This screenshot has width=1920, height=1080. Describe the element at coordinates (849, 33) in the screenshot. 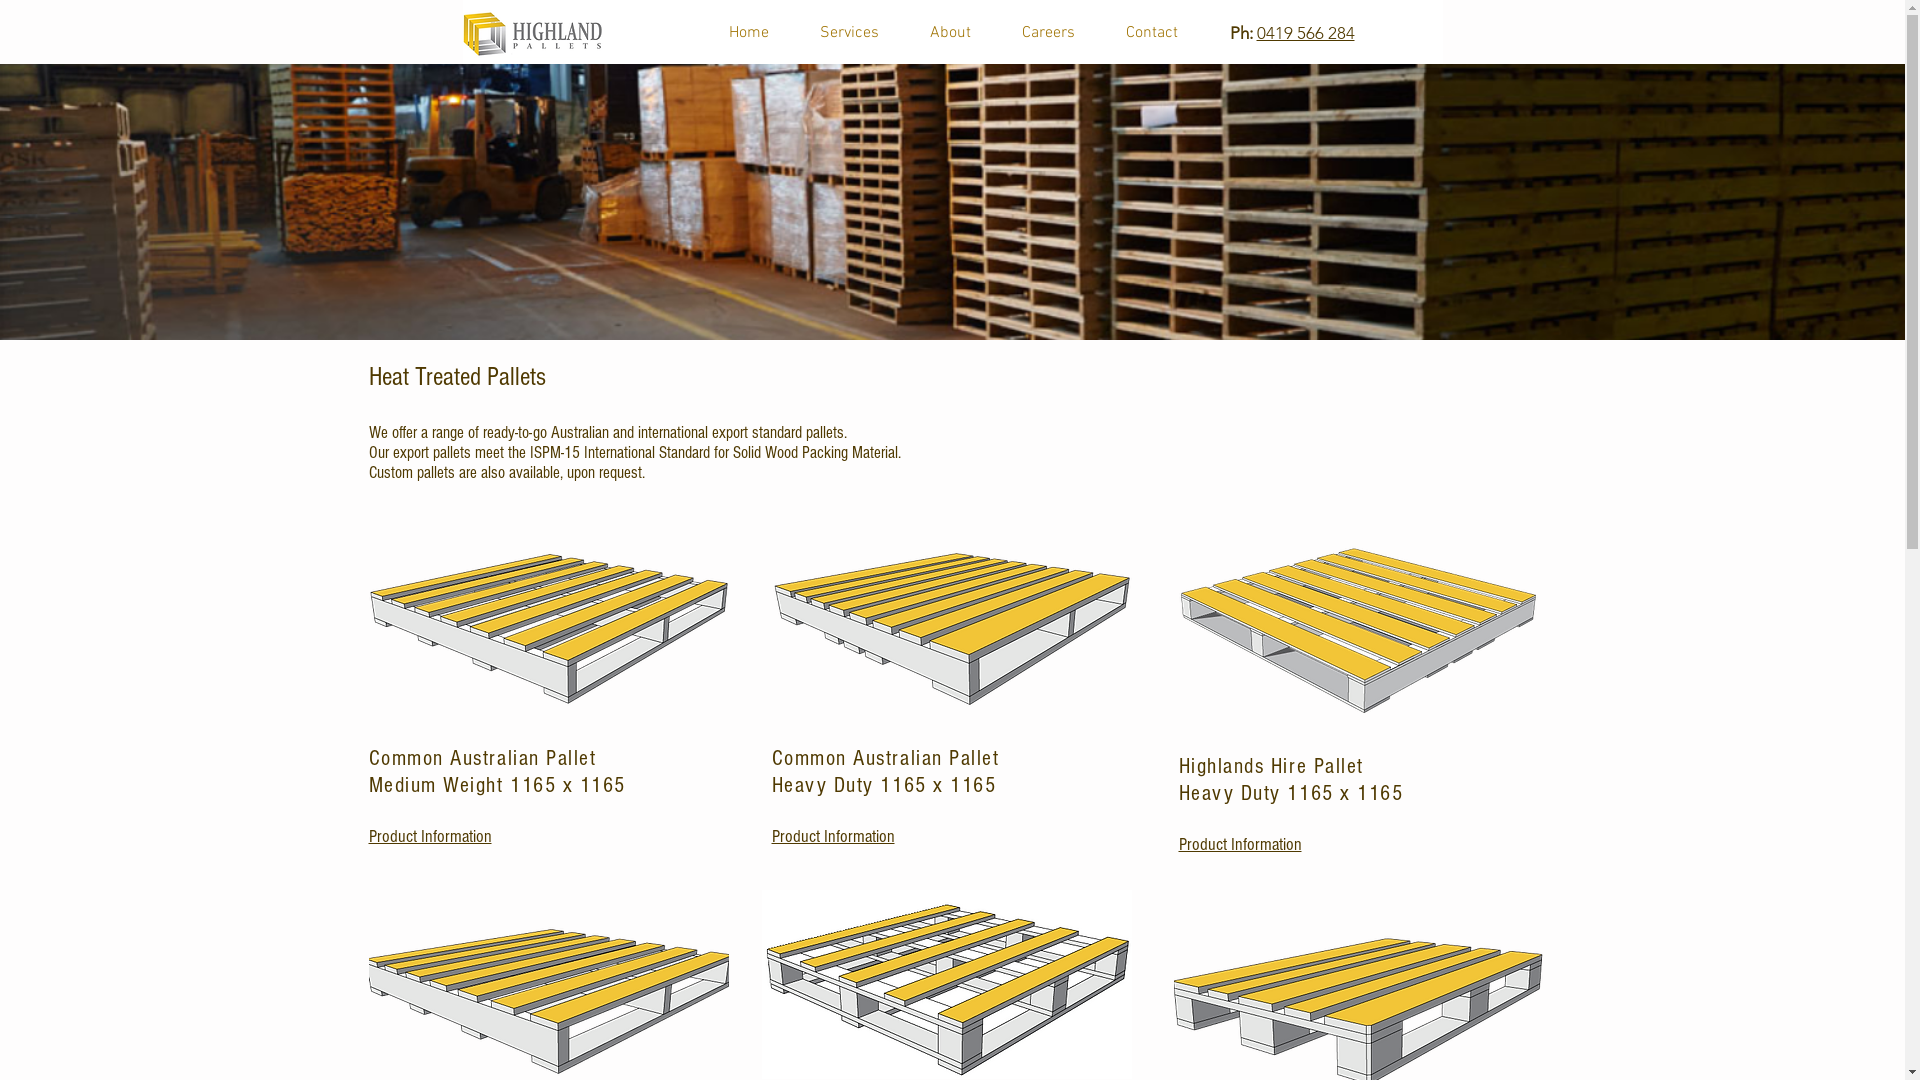

I see `'Services'` at that location.